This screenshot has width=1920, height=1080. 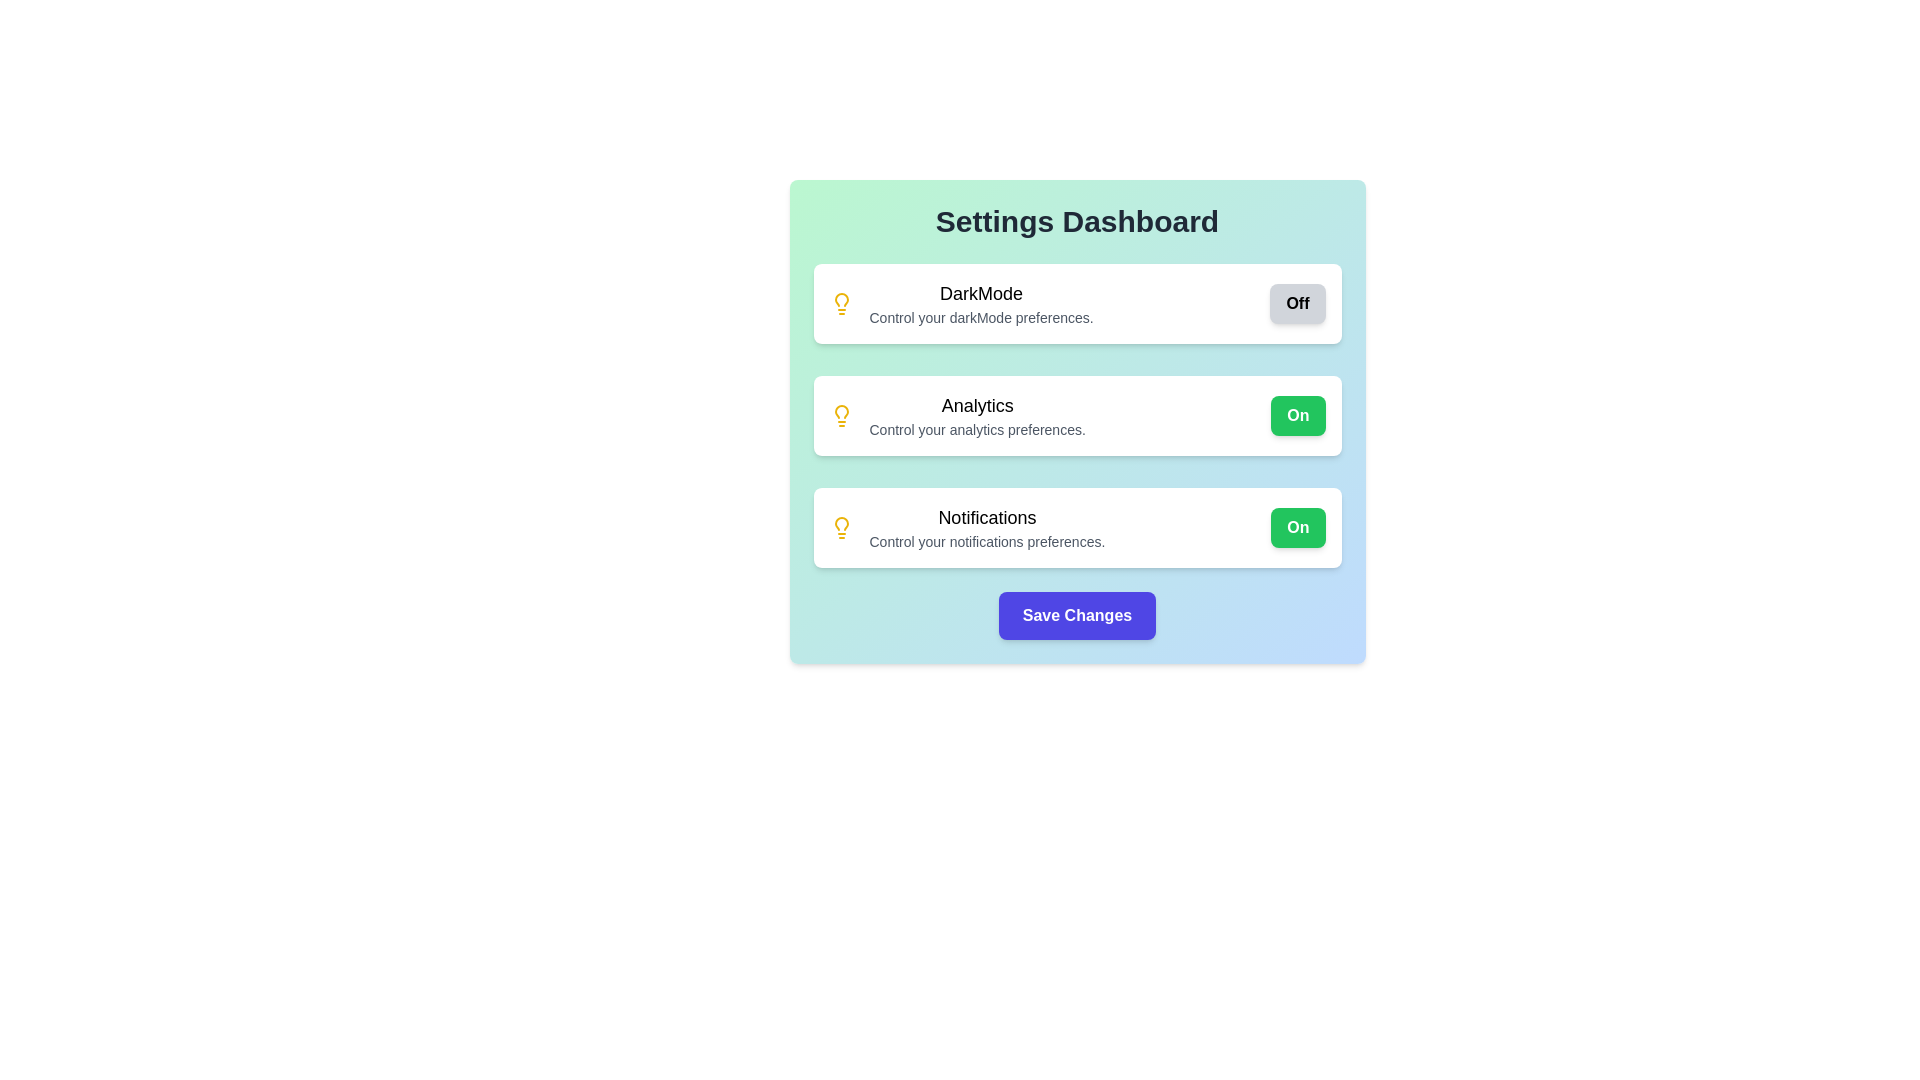 I want to click on the 'Analytics' switch to toggle its state, so click(x=1297, y=415).